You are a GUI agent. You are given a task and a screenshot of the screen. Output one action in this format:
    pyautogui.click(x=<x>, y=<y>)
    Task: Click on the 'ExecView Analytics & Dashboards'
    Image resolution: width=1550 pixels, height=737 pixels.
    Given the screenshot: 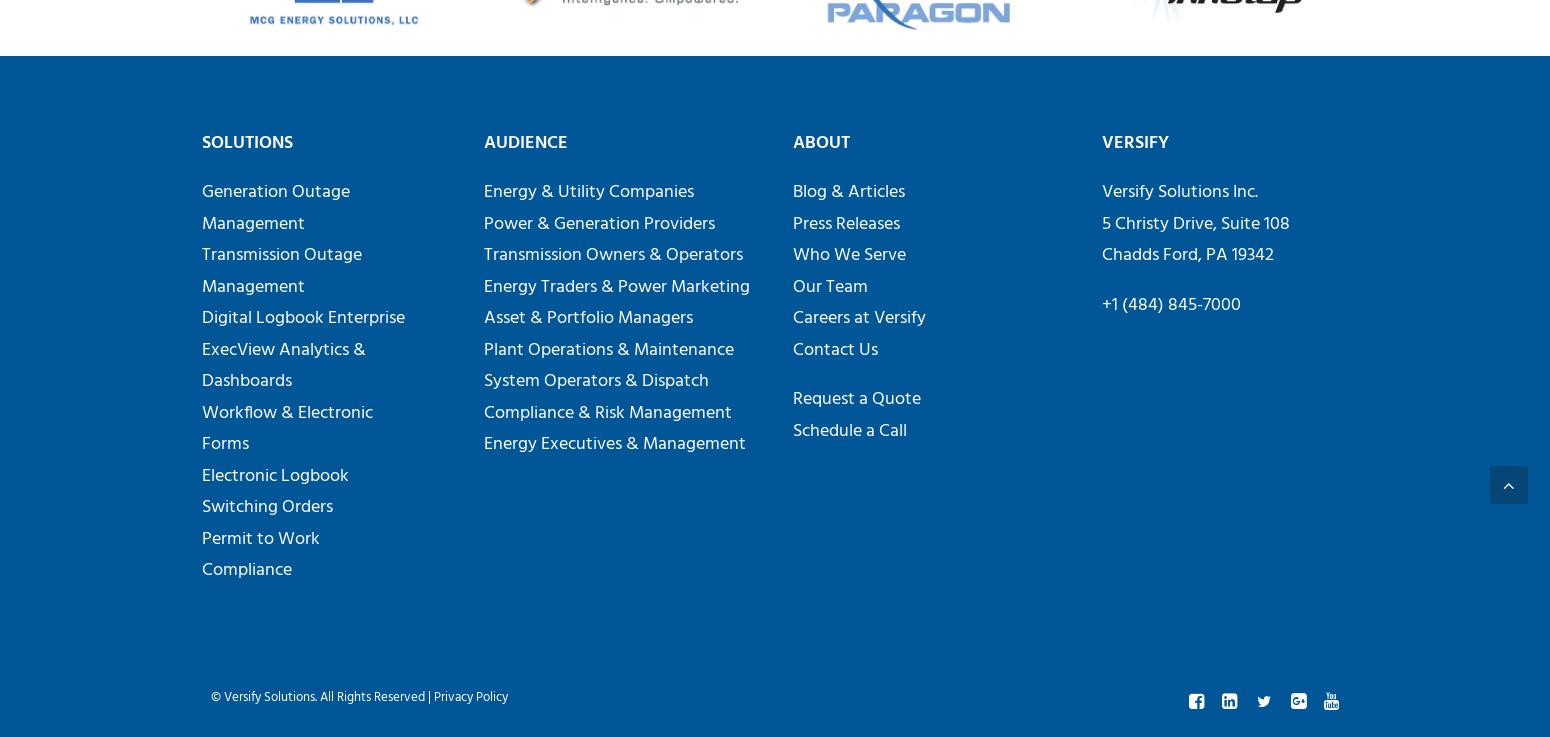 What is the action you would take?
    pyautogui.click(x=283, y=364)
    